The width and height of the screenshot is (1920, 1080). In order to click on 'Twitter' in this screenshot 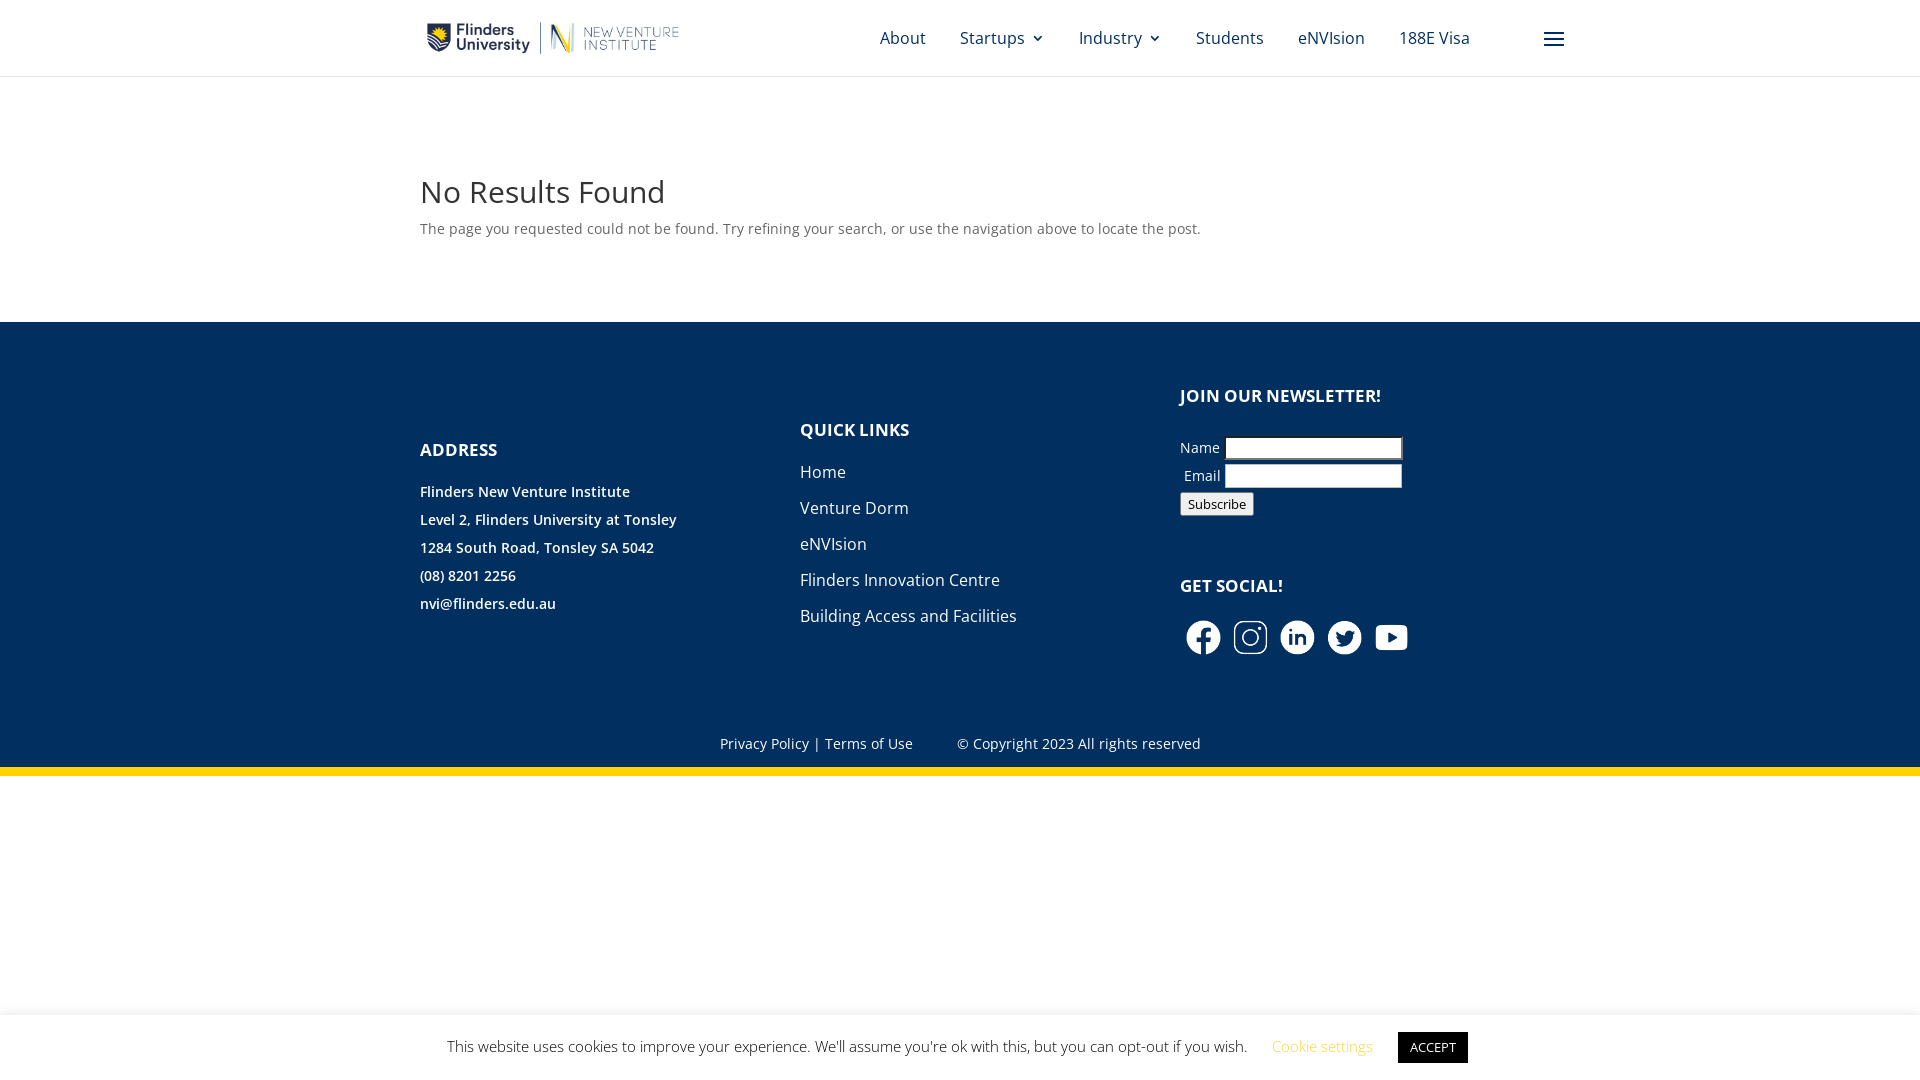, I will do `click(1344, 637)`.